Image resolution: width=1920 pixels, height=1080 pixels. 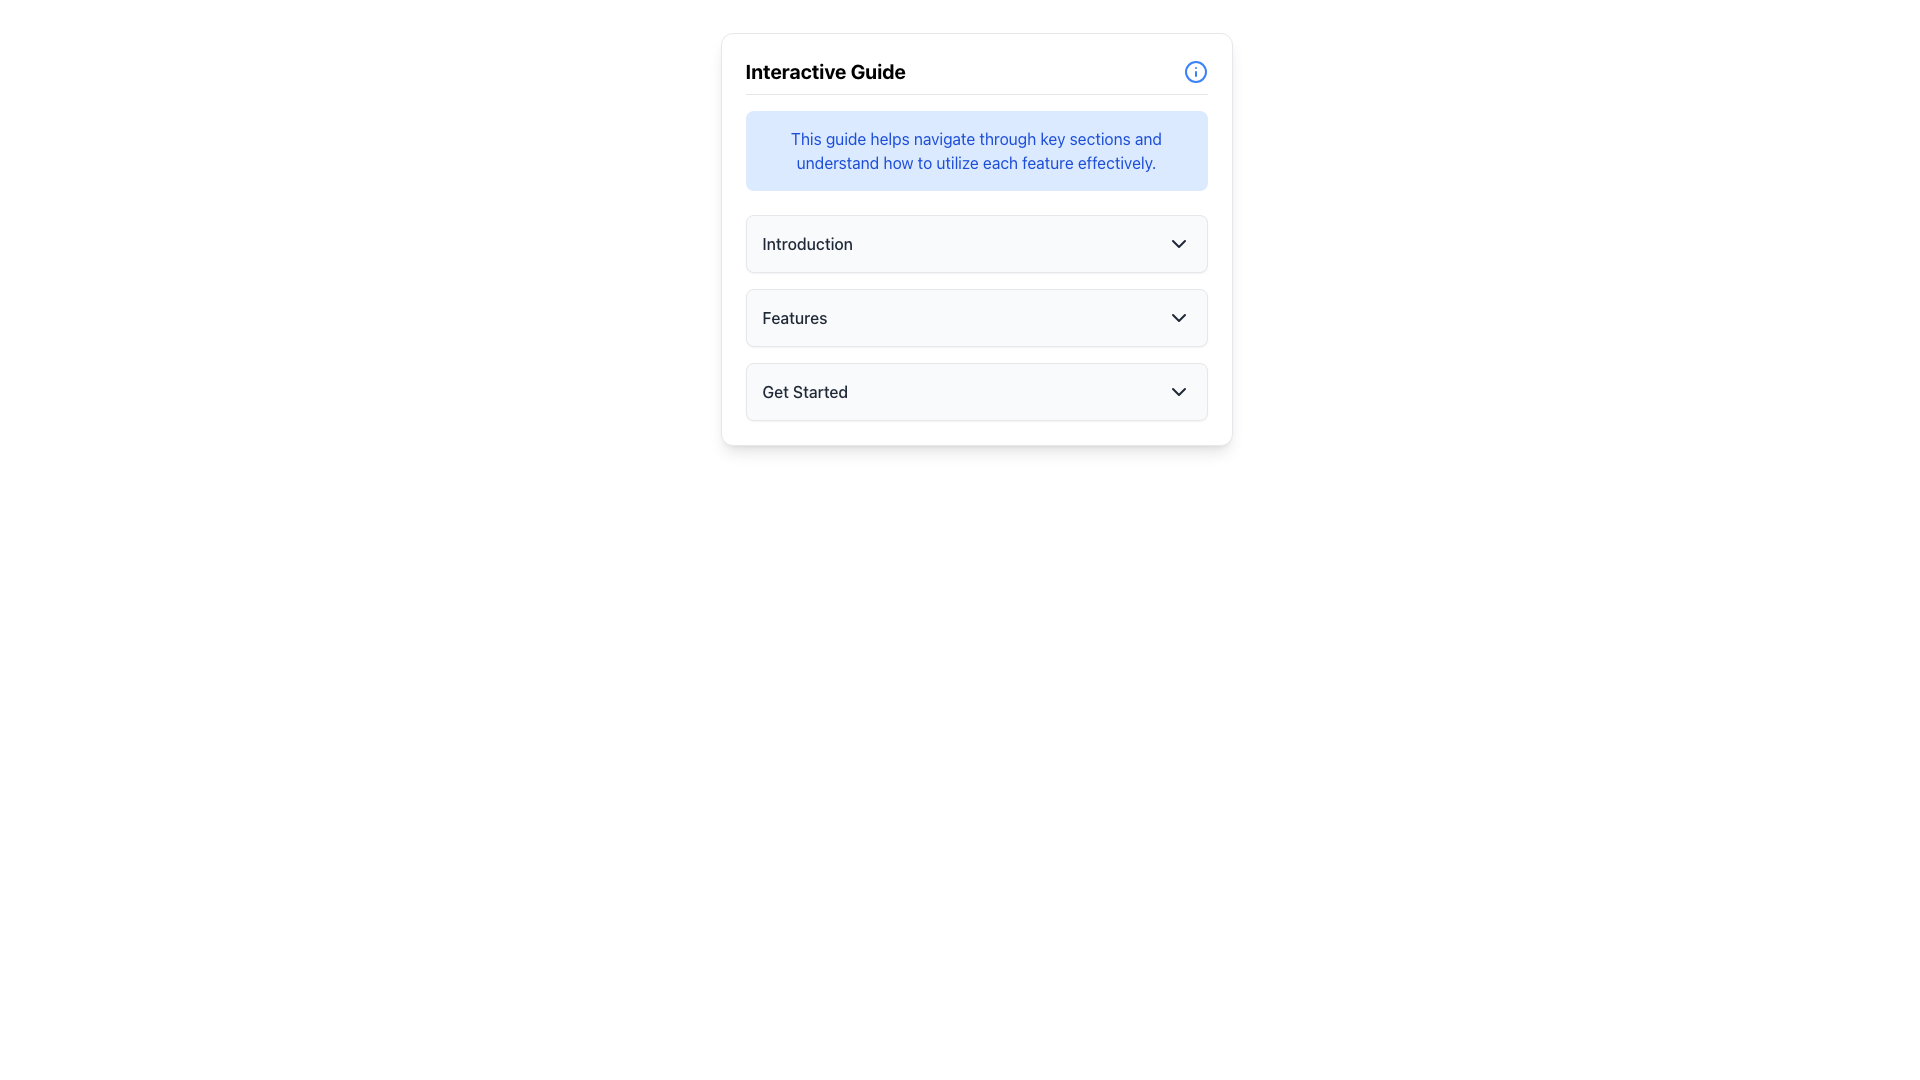 What do you see at coordinates (976, 316) in the screenshot?
I see `the 'Features' dropdown menu item` at bounding box center [976, 316].